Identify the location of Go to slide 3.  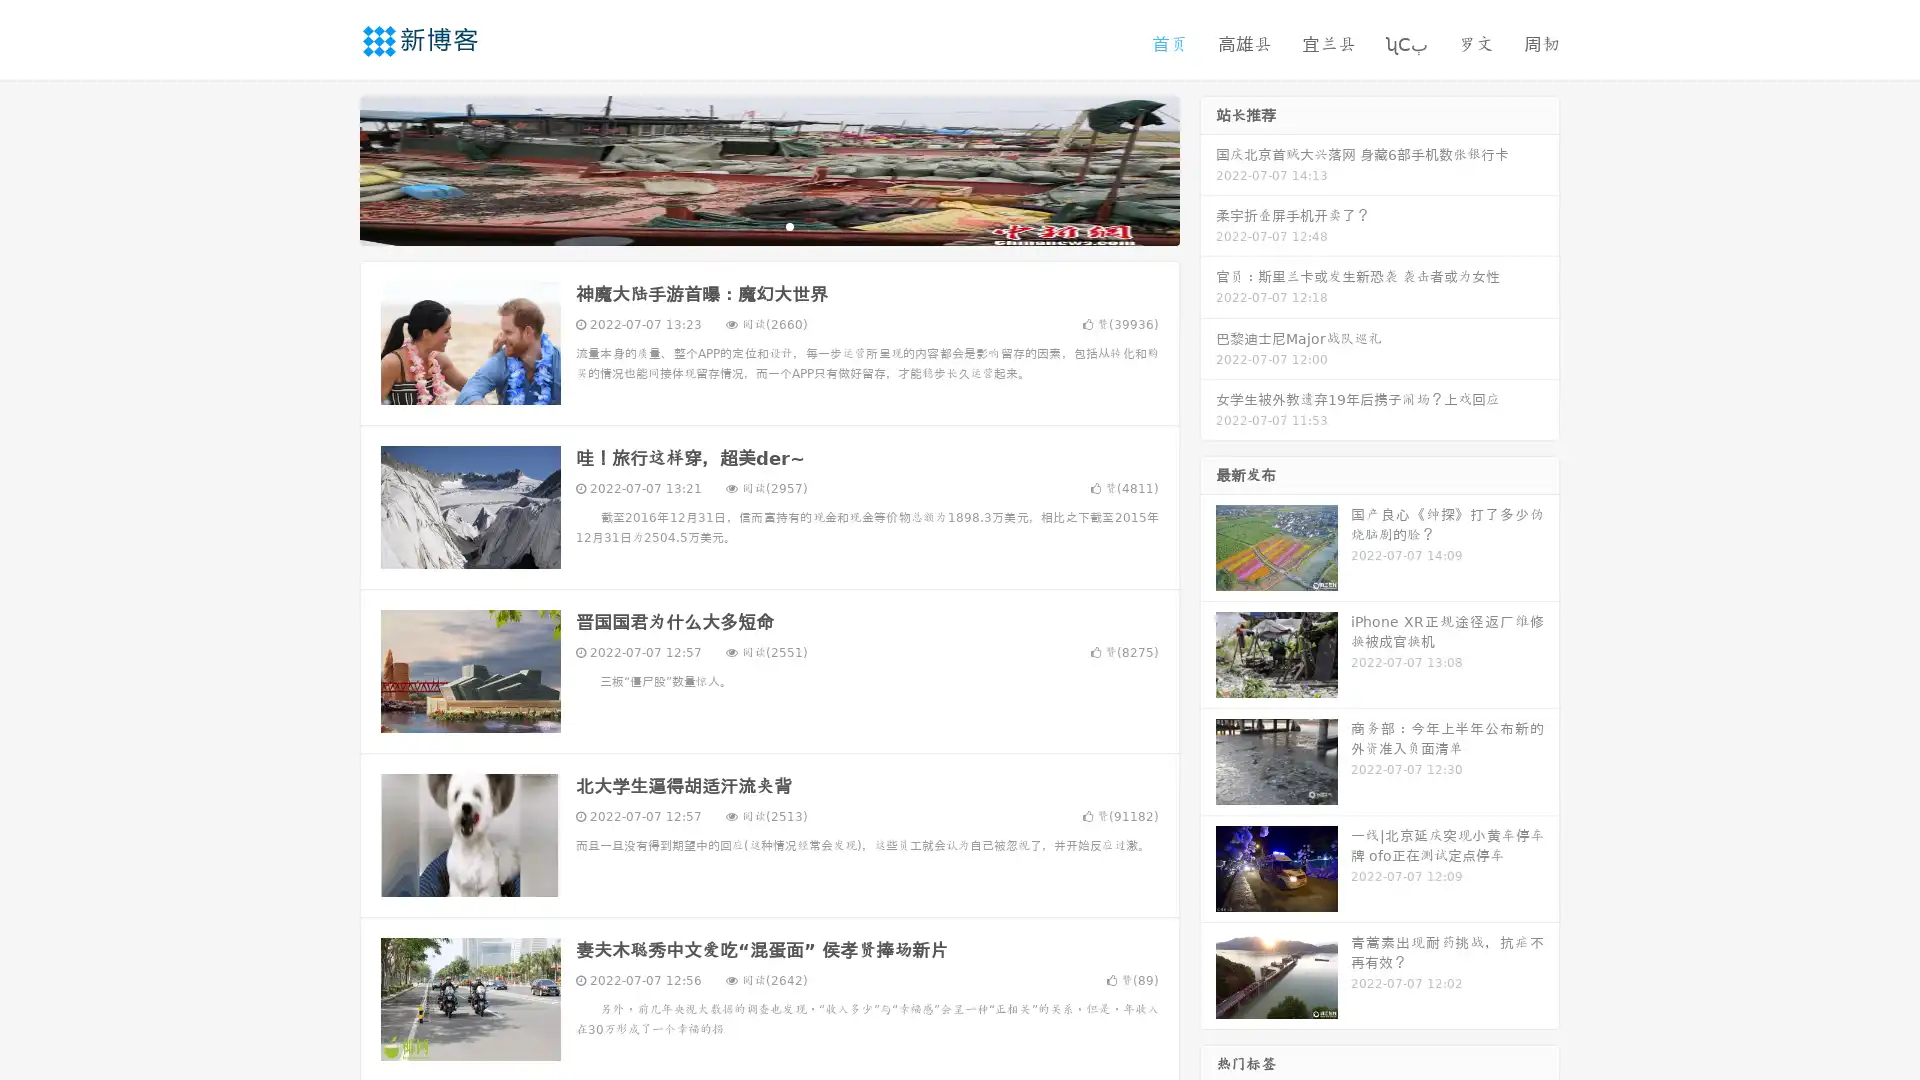
(789, 225).